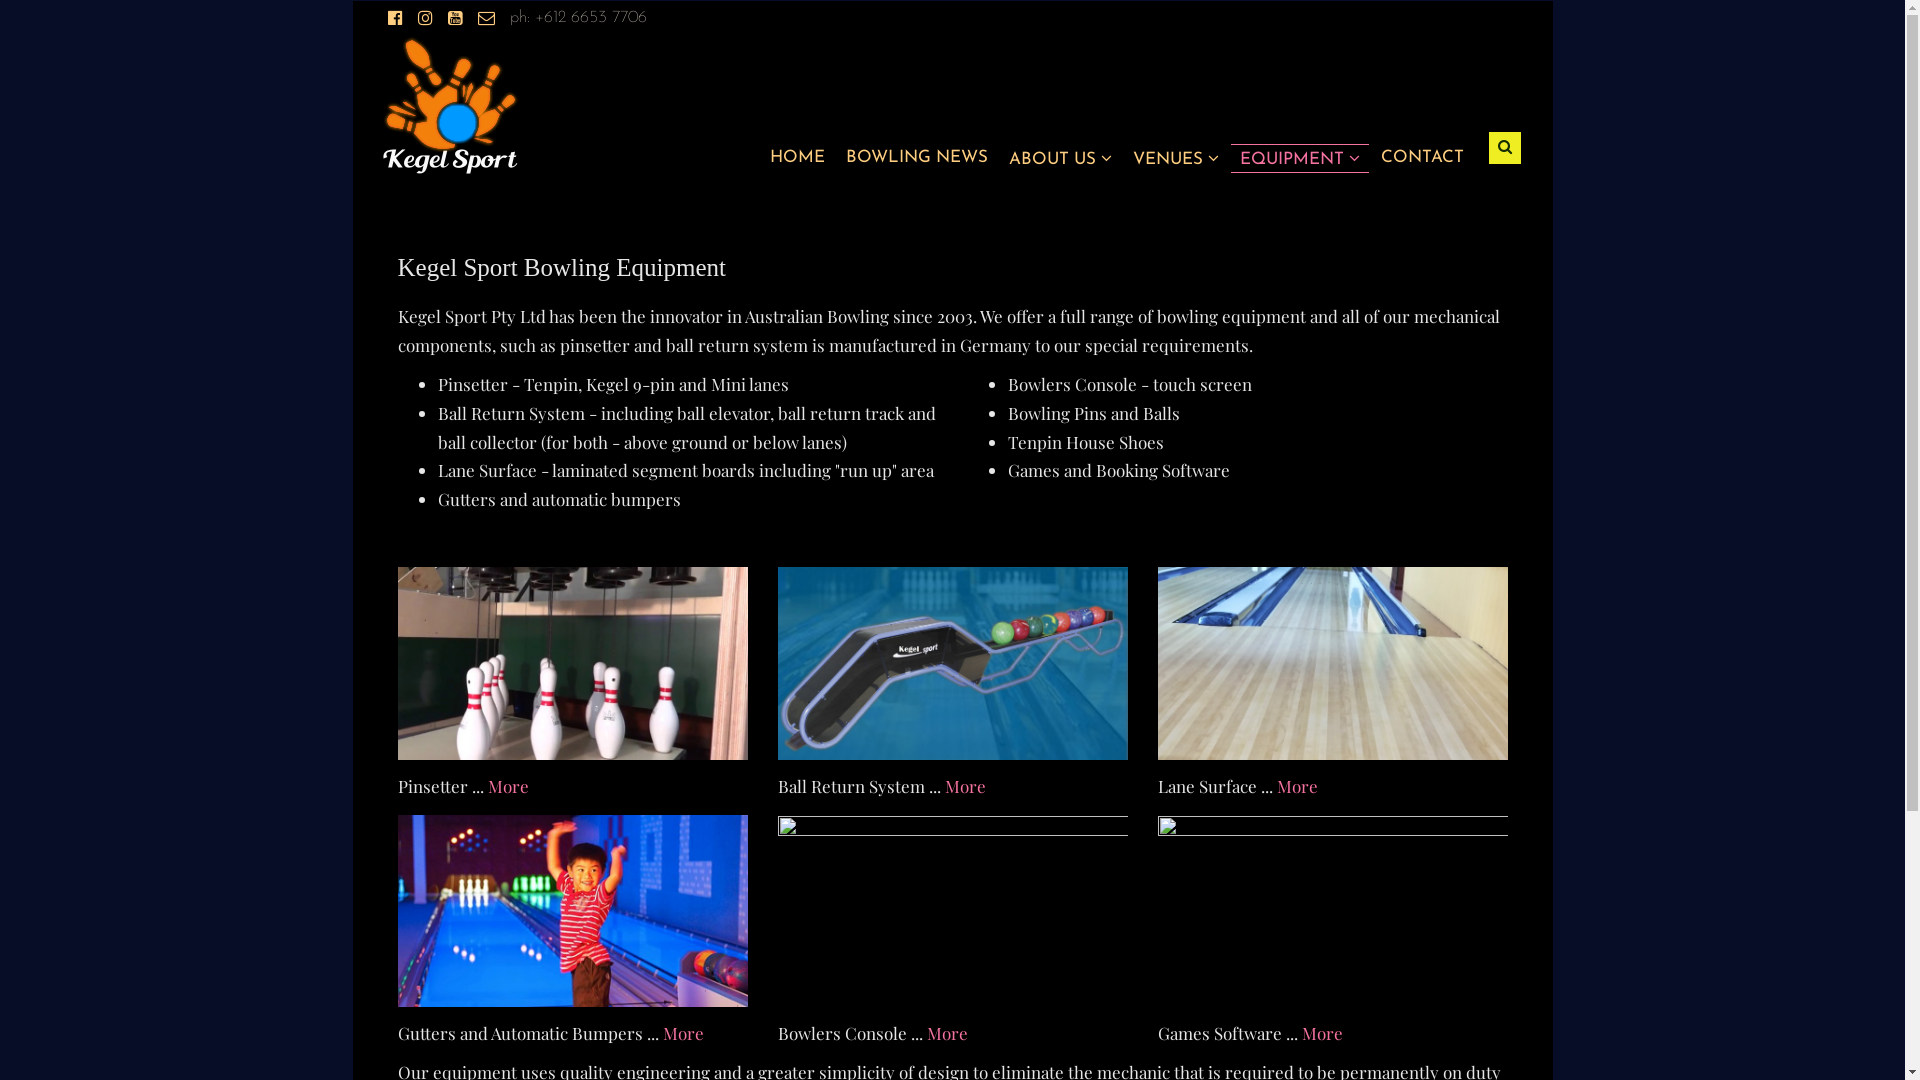 The height and width of the screenshot is (1080, 1920). I want to click on 'String Setters', so click(571, 663).